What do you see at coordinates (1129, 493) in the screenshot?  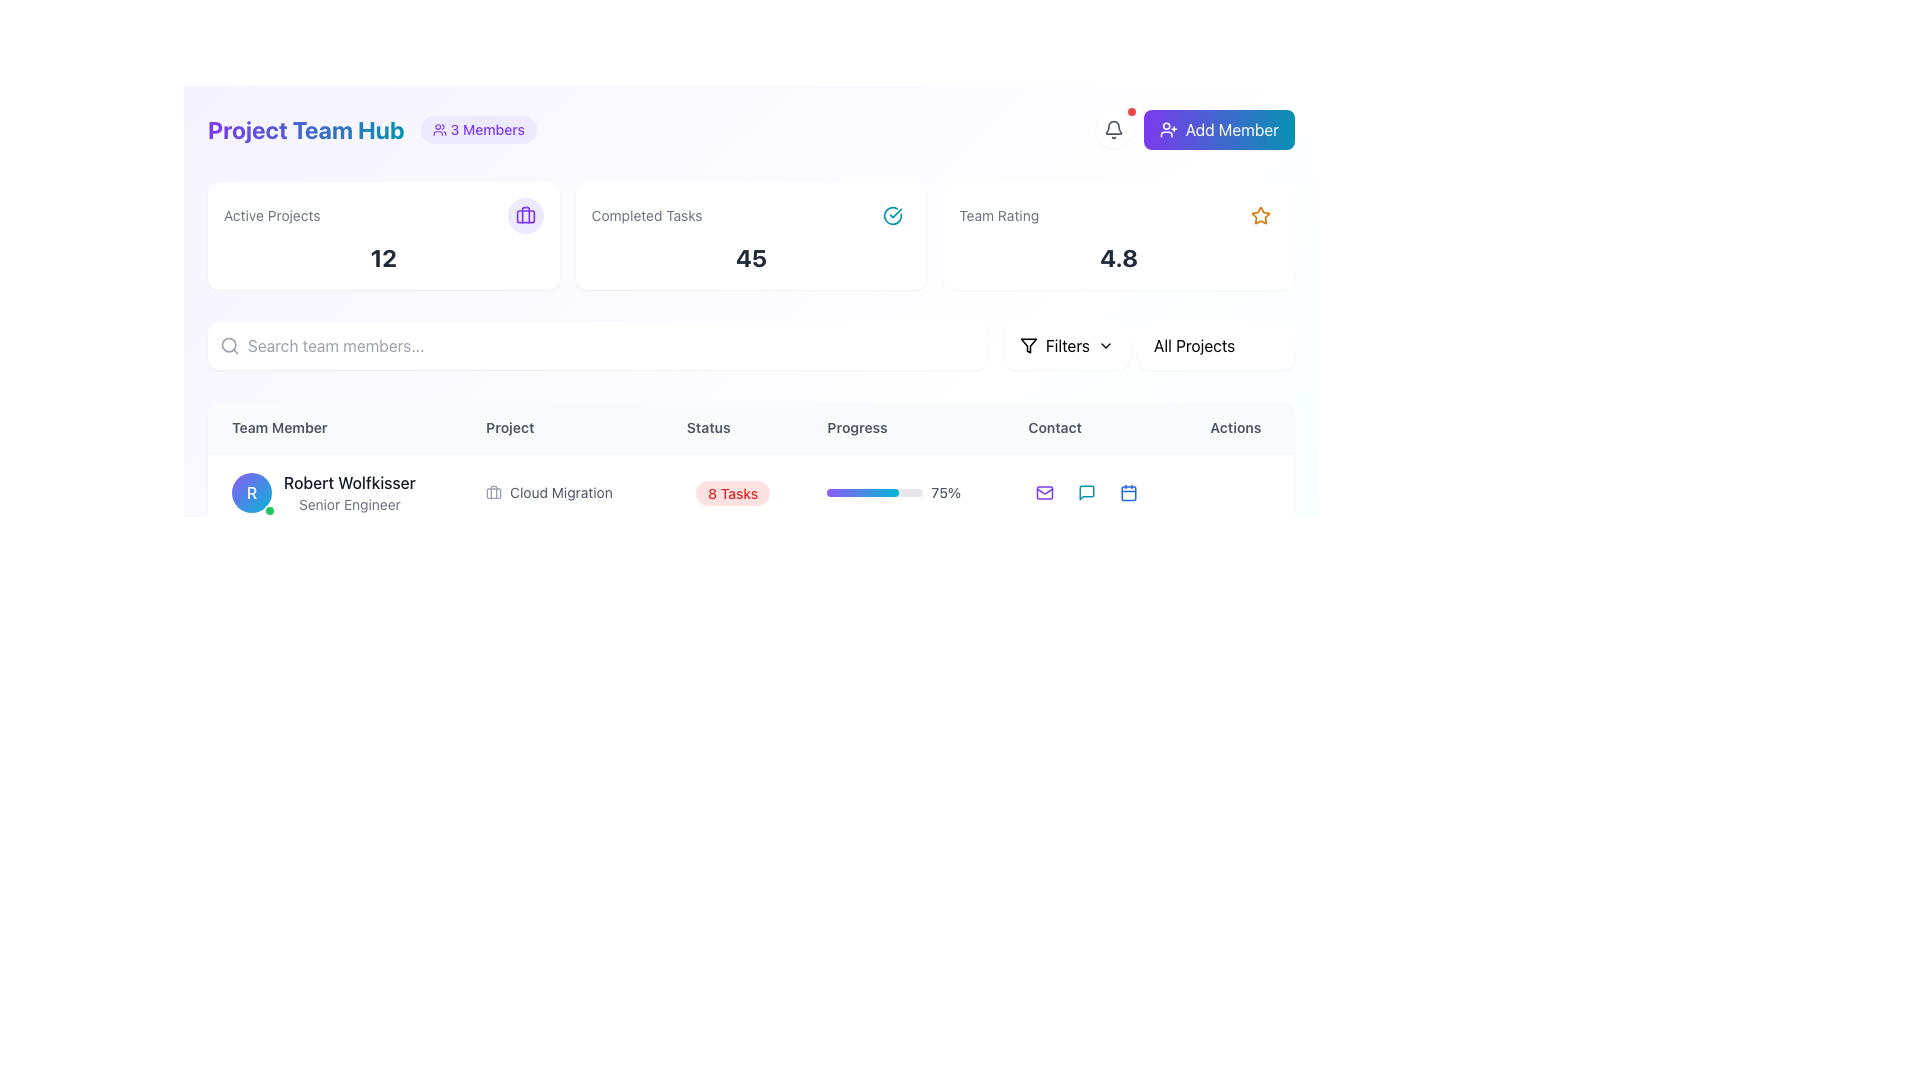 I see `the calendar icon located in the 'Actions' column of the table for the entry corresponding to 'Robert Wolfkisser'` at bounding box center [1129, 493].